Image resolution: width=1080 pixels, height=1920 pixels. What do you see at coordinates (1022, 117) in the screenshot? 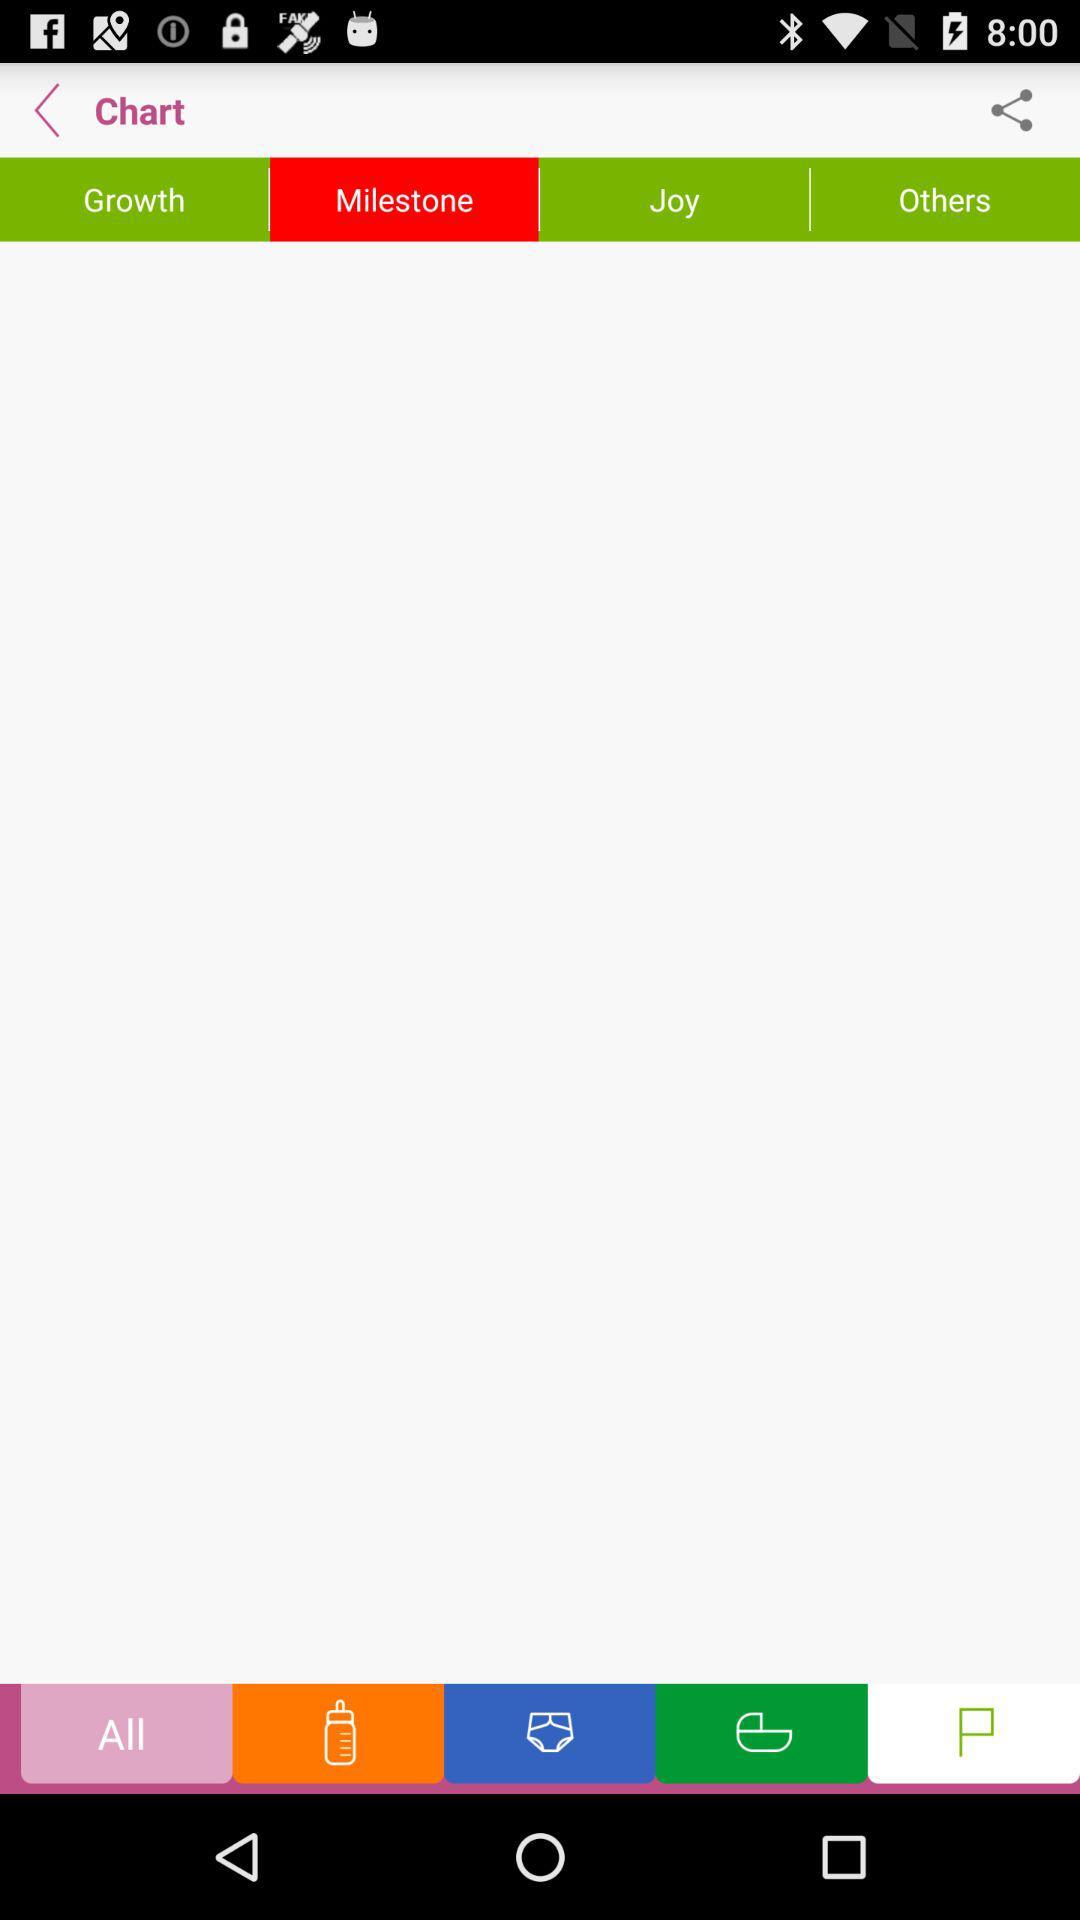
I see `the share icon` at bounding box center [1022, 117].